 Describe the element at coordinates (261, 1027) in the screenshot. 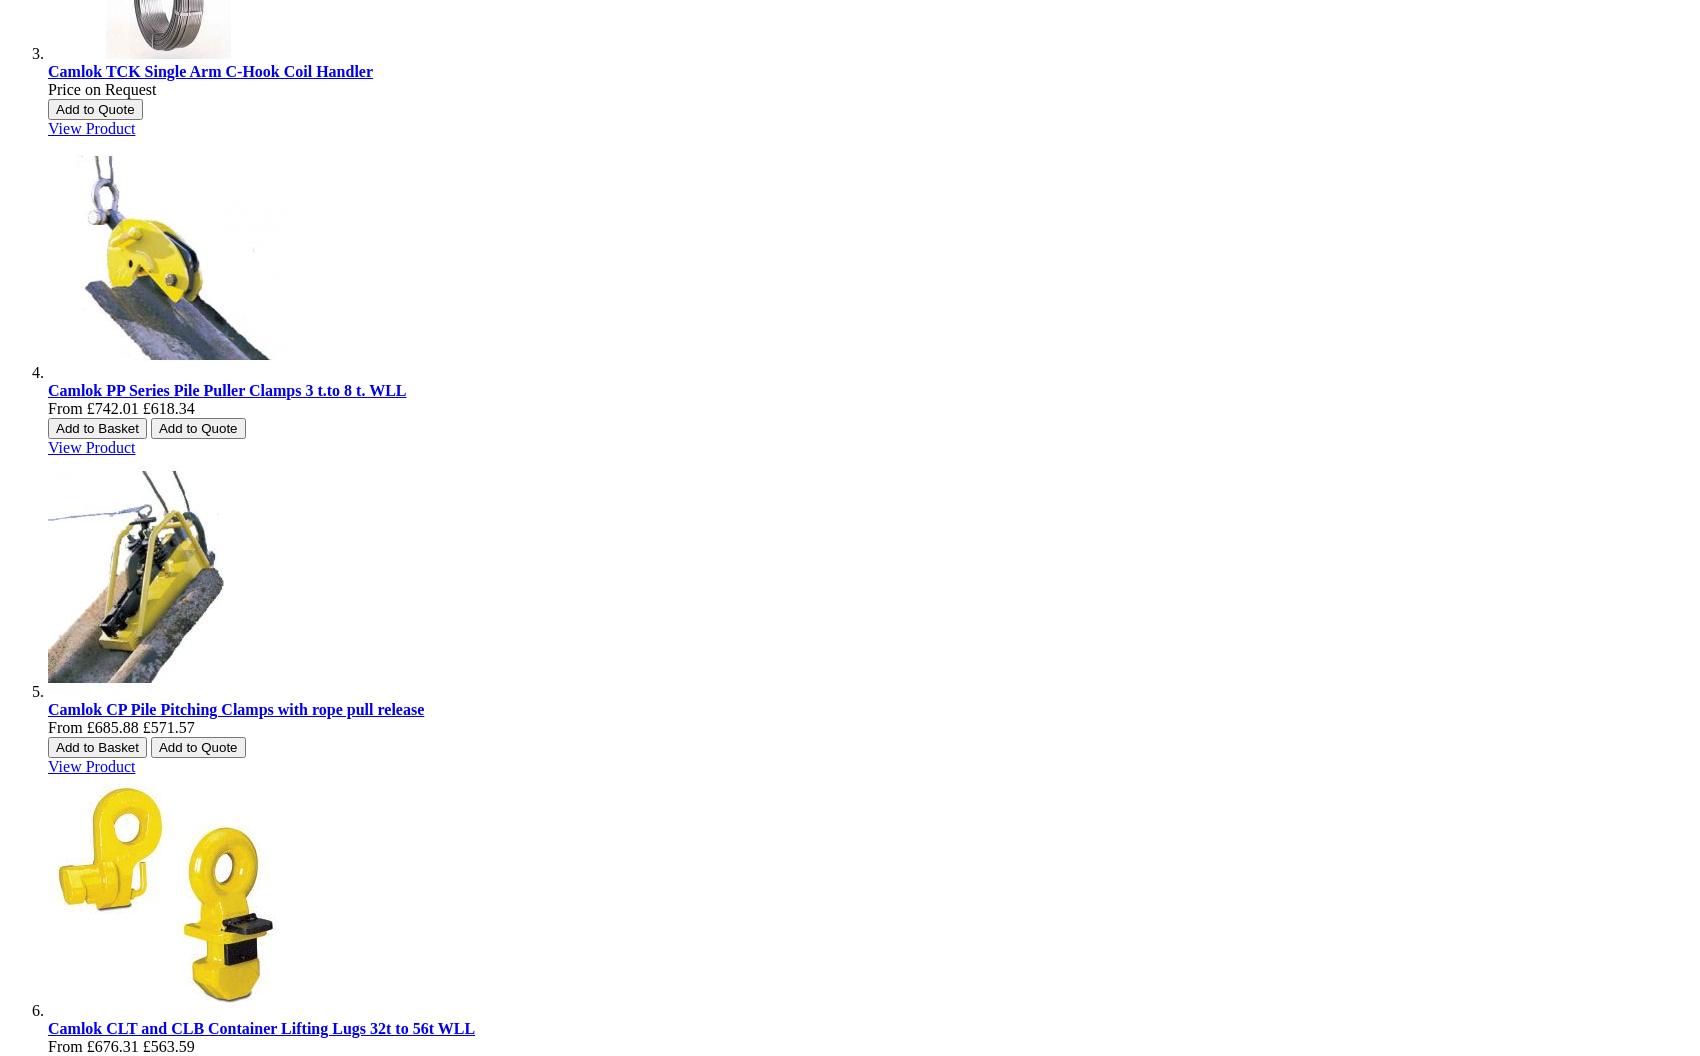

I see `'Camlok CLT and CLB Container Lifting Lugs 32t to 56t WLL'` at that location.